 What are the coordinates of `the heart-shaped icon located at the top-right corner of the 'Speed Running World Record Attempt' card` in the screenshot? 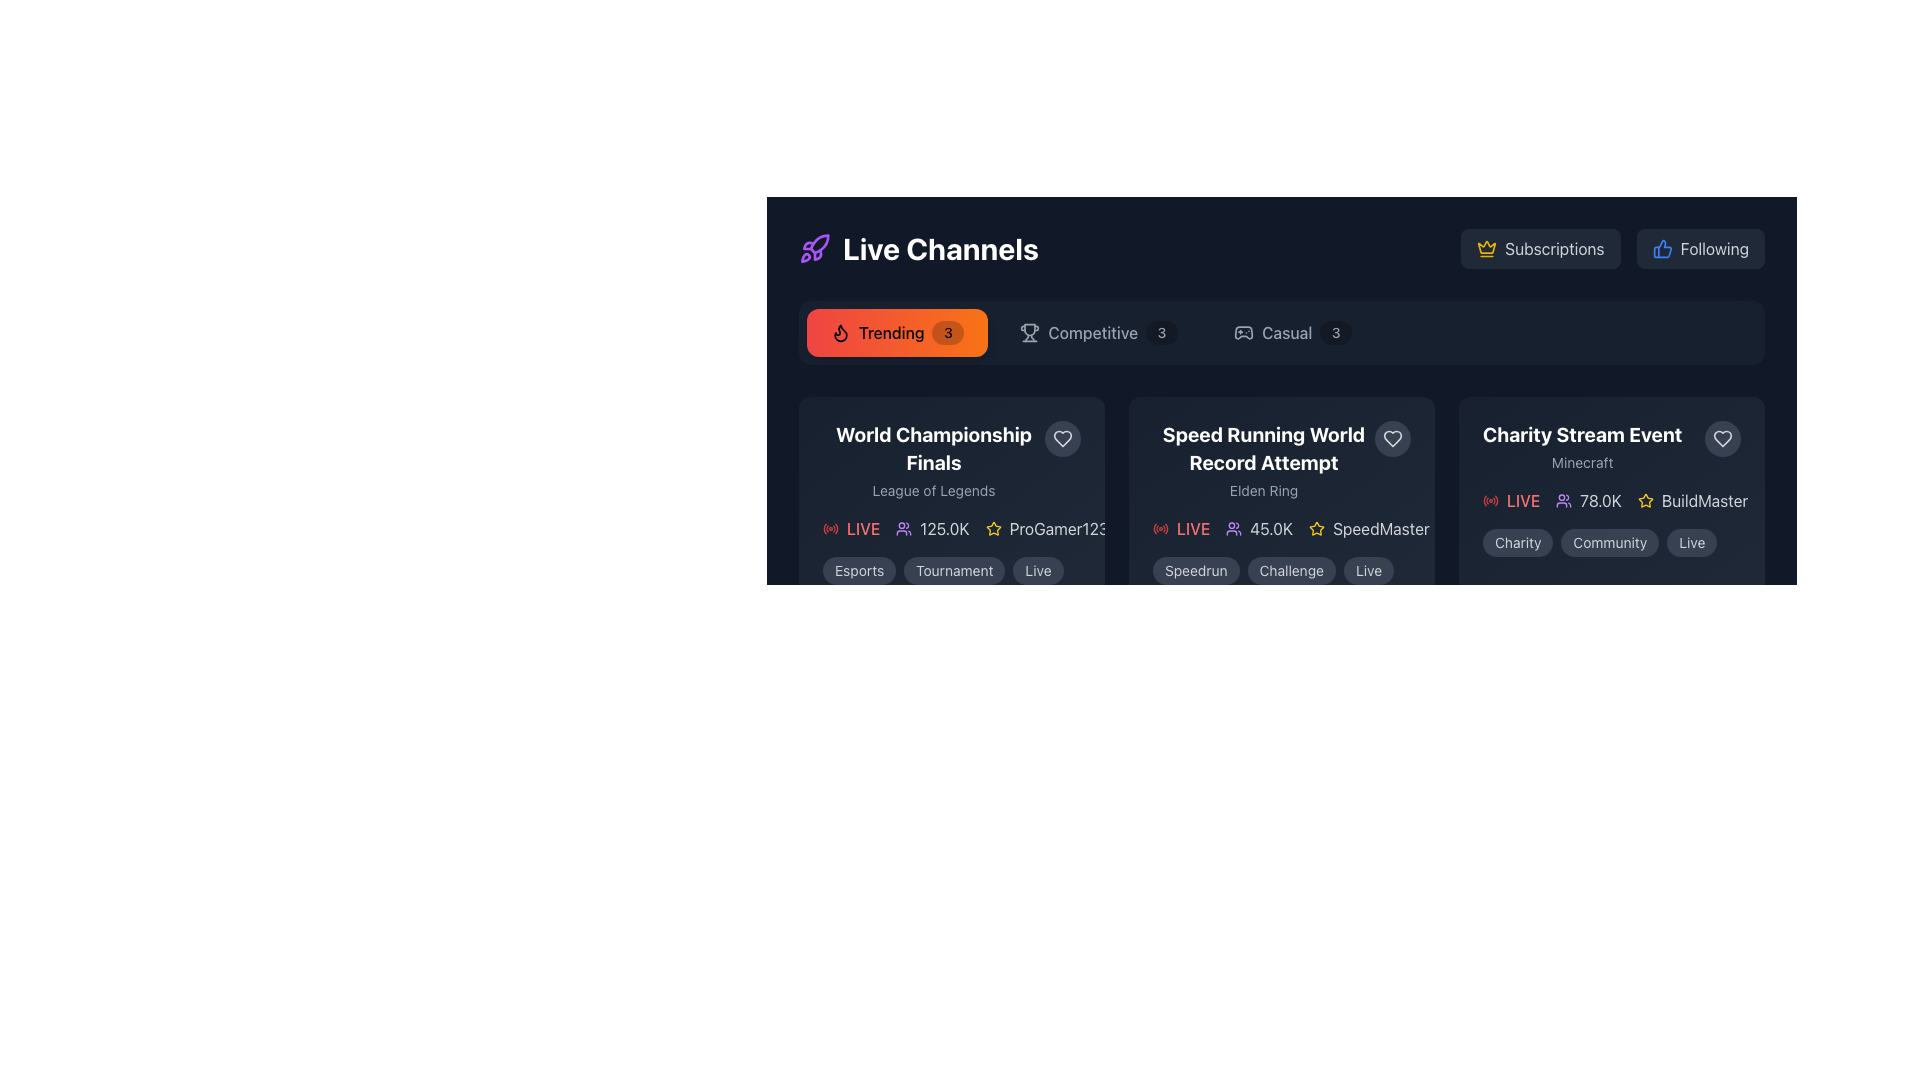 It's located at (1391, 438).